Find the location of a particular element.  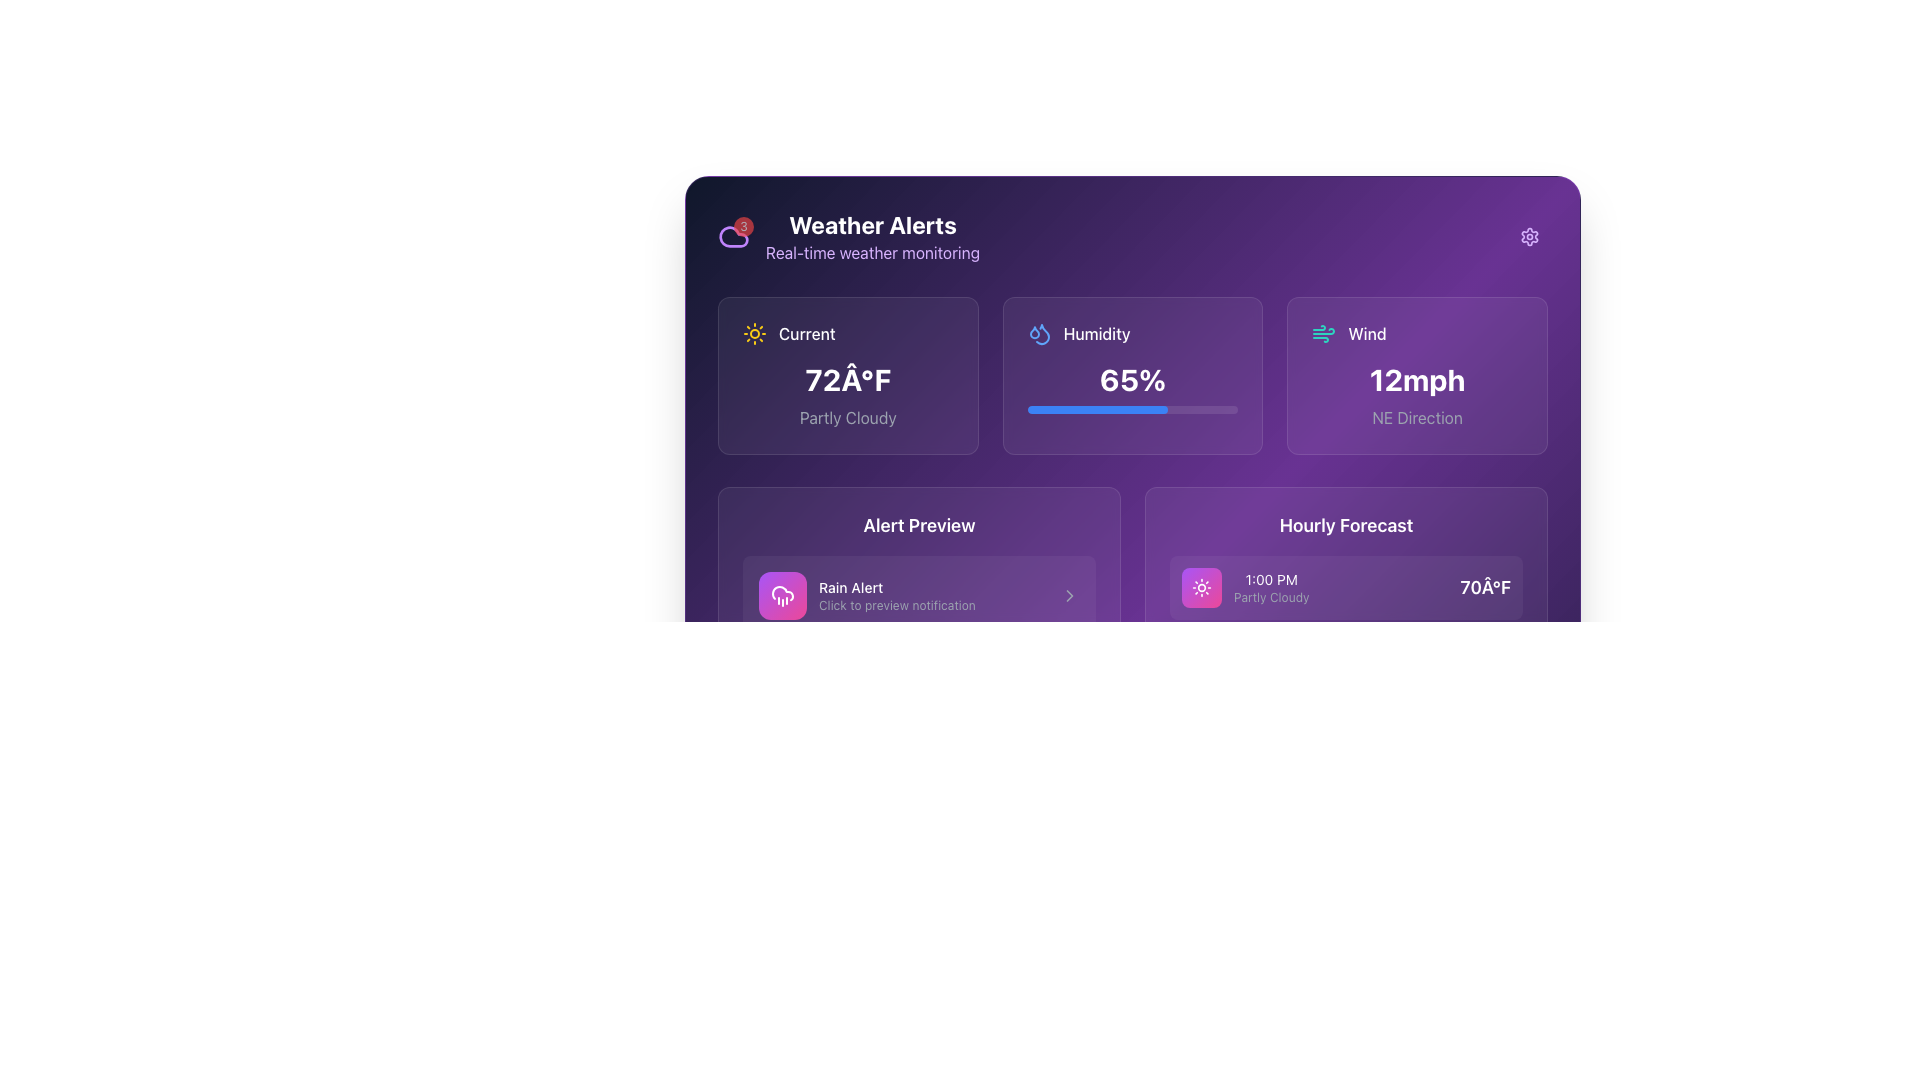

circular icon placeholder with a colorful gradient background and a white cloud icon, located to the left of the text section displaying '2:00 PM' and 'Partly Cloudy' is located at coordinates (1200, 667).